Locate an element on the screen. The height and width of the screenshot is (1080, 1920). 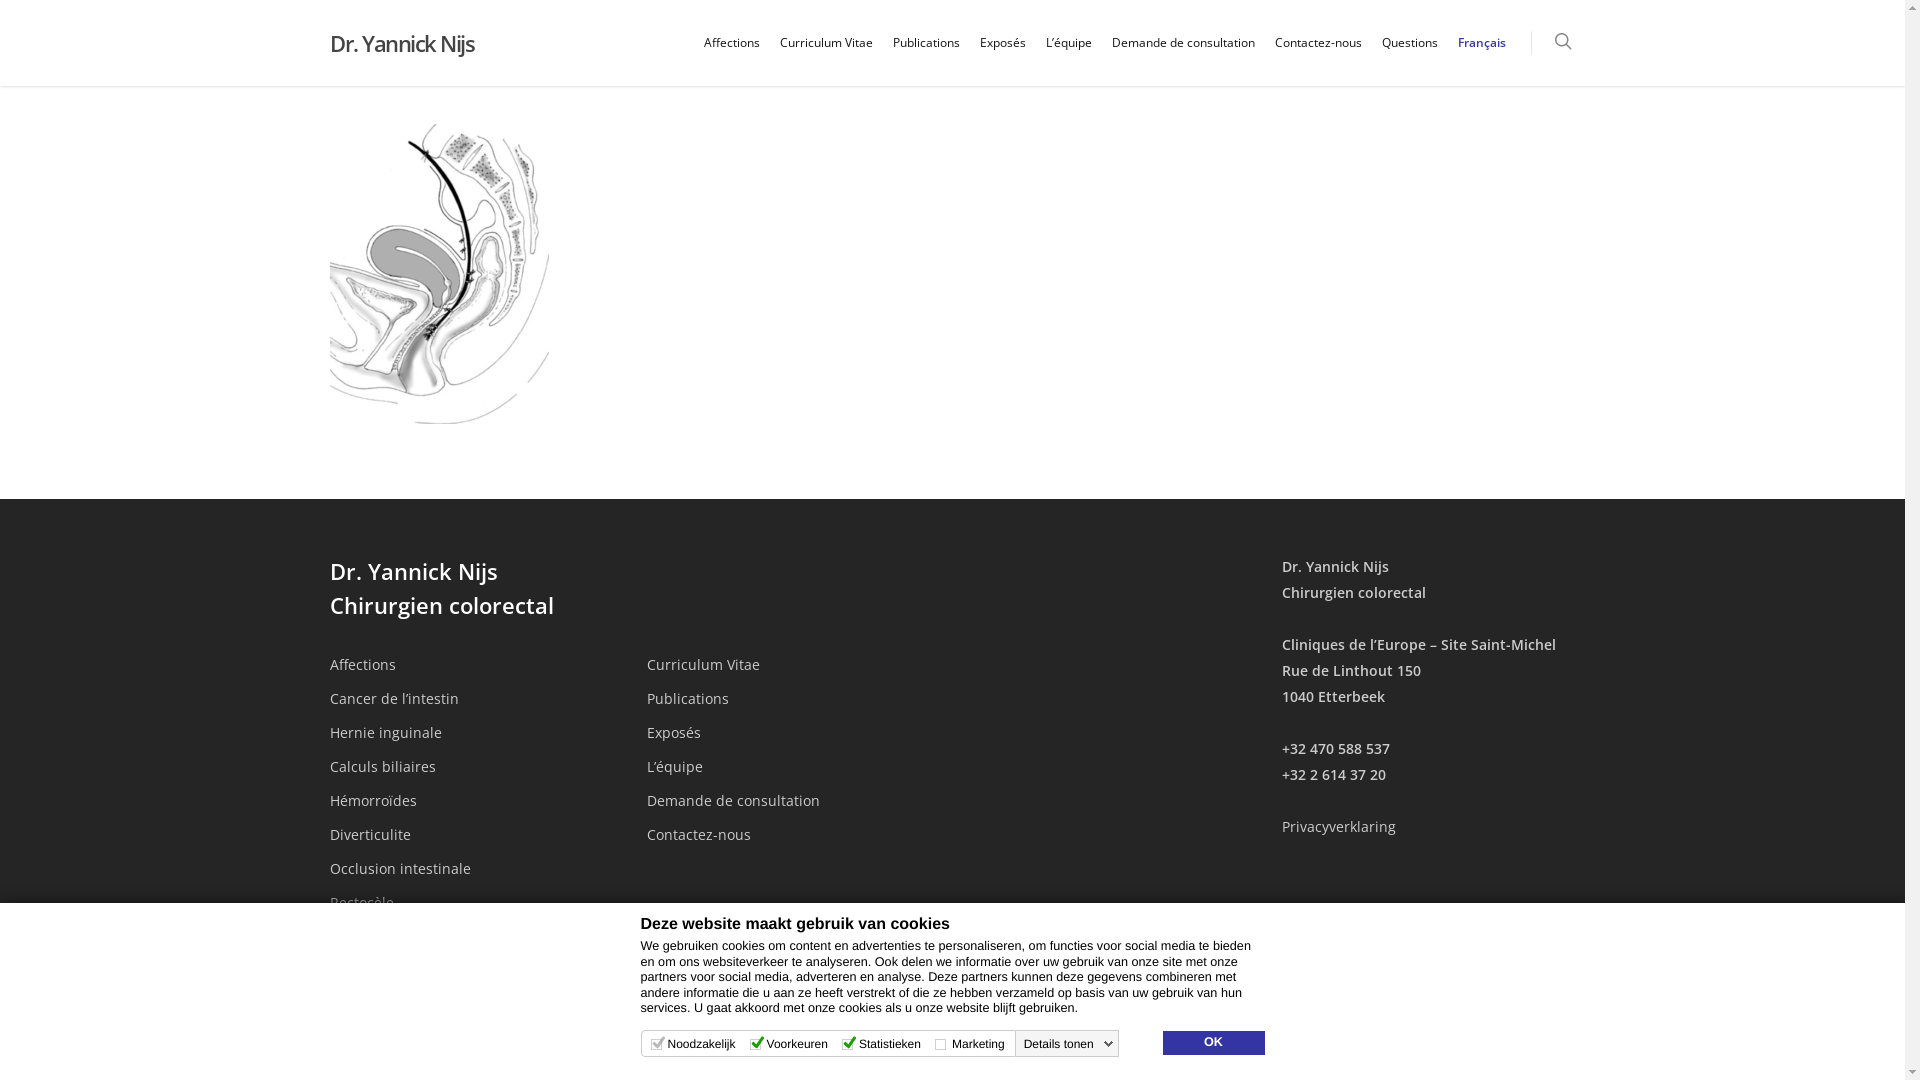
'Demande de consultation' is located at coordinates (792, 800).